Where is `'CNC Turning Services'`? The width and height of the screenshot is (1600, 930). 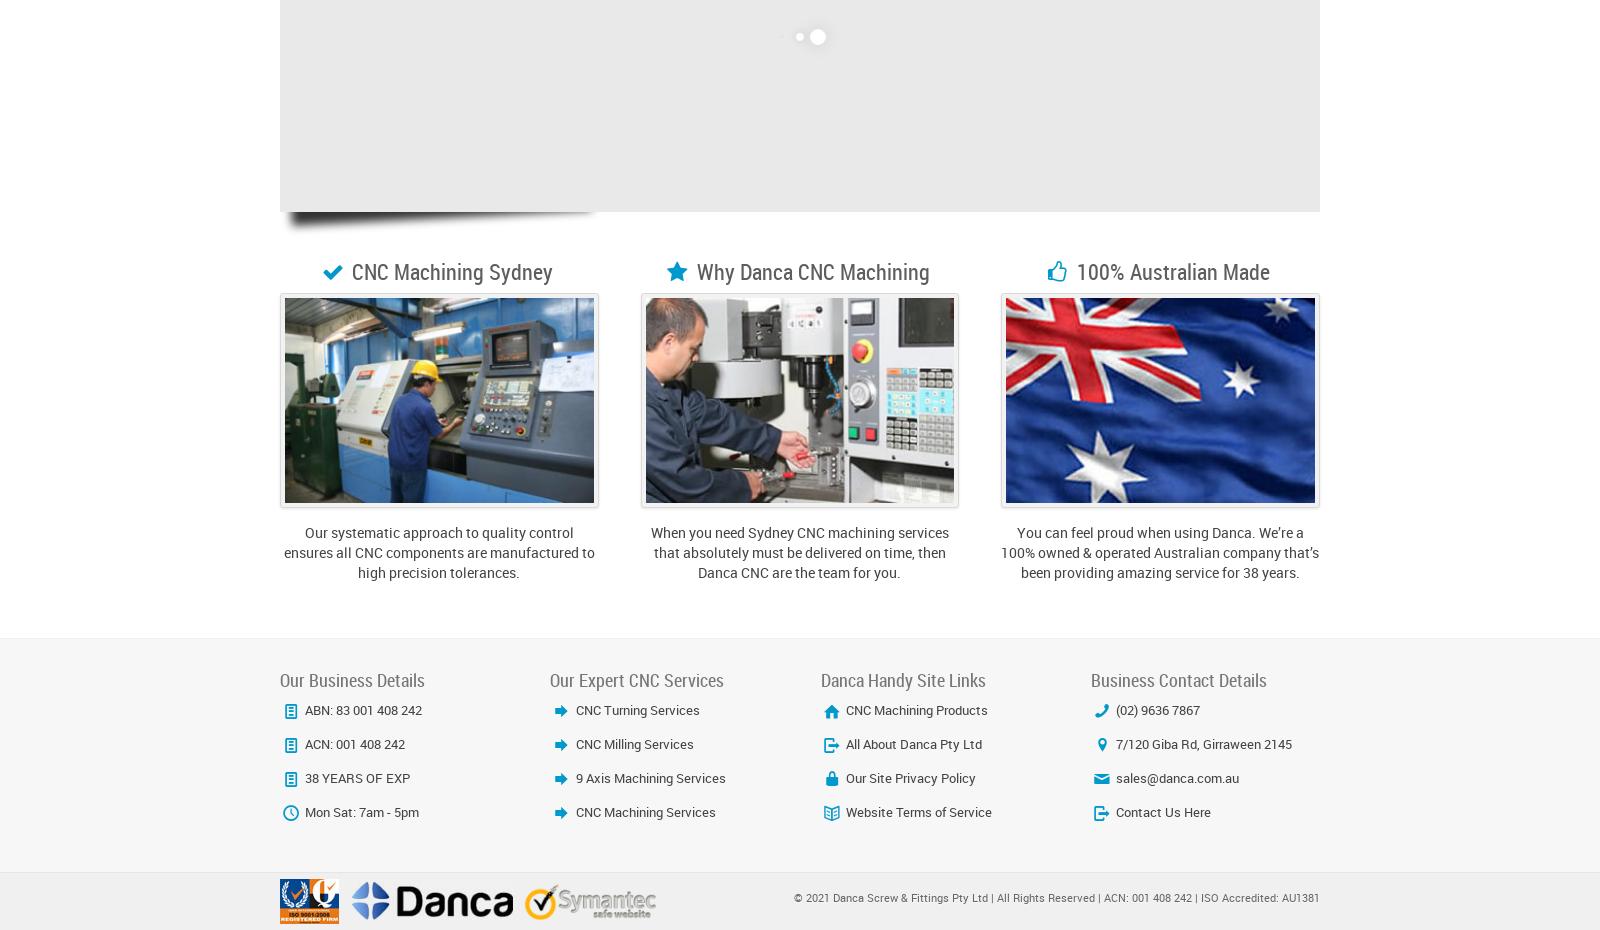 'CNC Turning Services' is located at coordinates (635, 709).